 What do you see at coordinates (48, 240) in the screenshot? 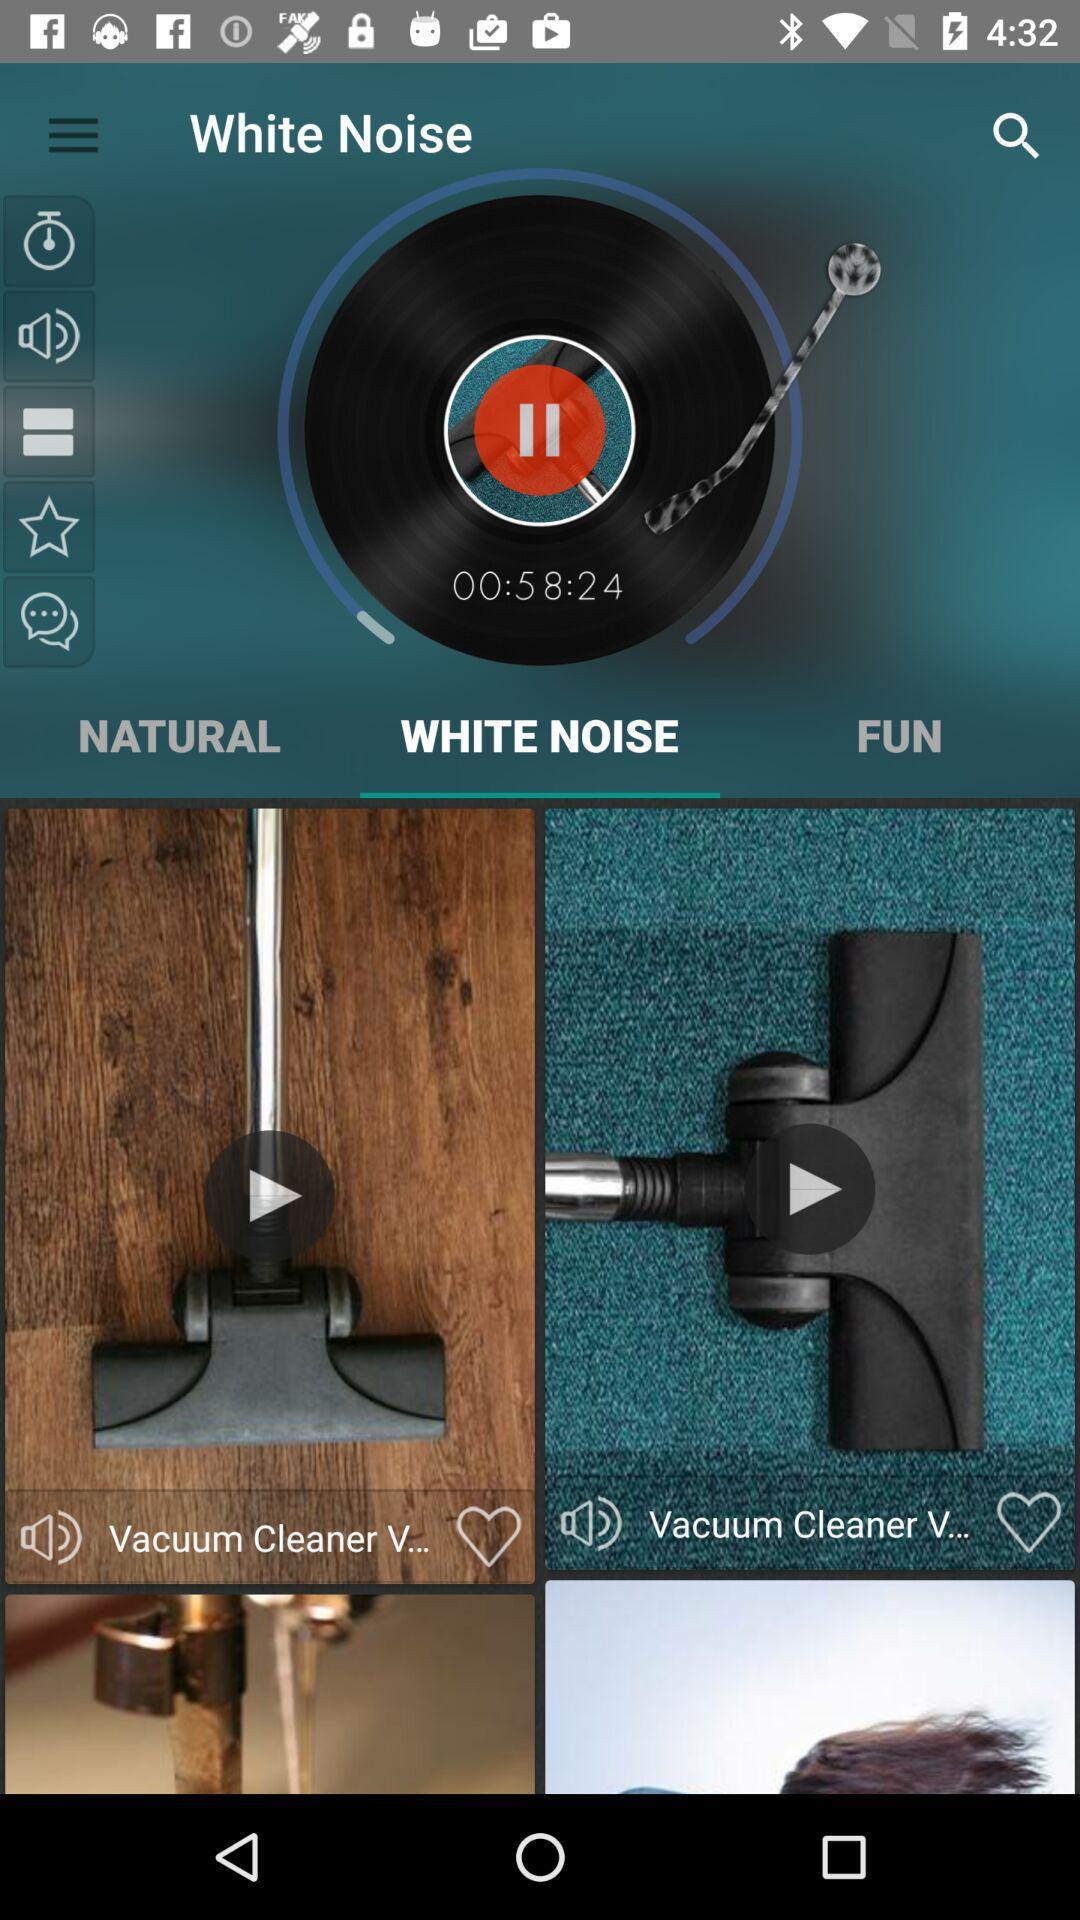
I see `the time icon` at bounding box center [48, 240].